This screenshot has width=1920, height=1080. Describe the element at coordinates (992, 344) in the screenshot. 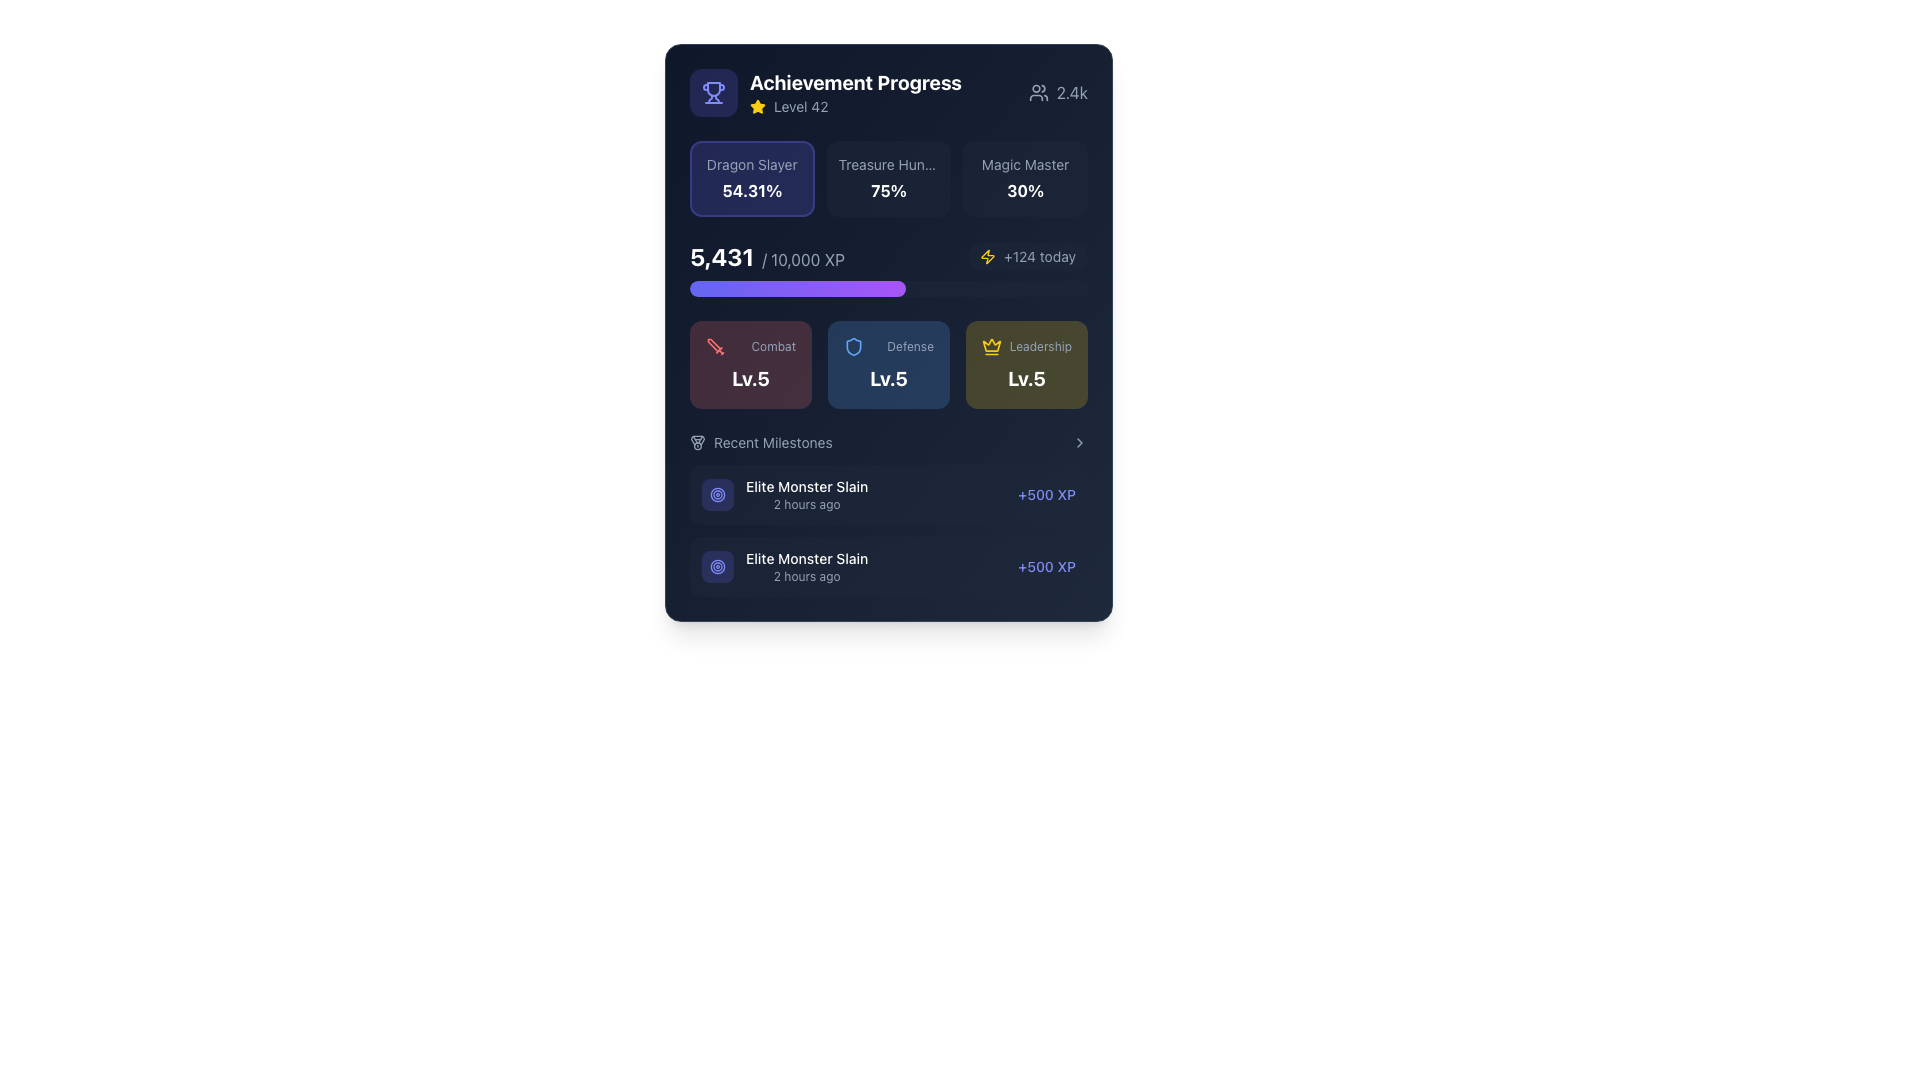

I see `the 'Leadership' icon located at the top part of the card, just above the text 'Lv.5'` at that location.